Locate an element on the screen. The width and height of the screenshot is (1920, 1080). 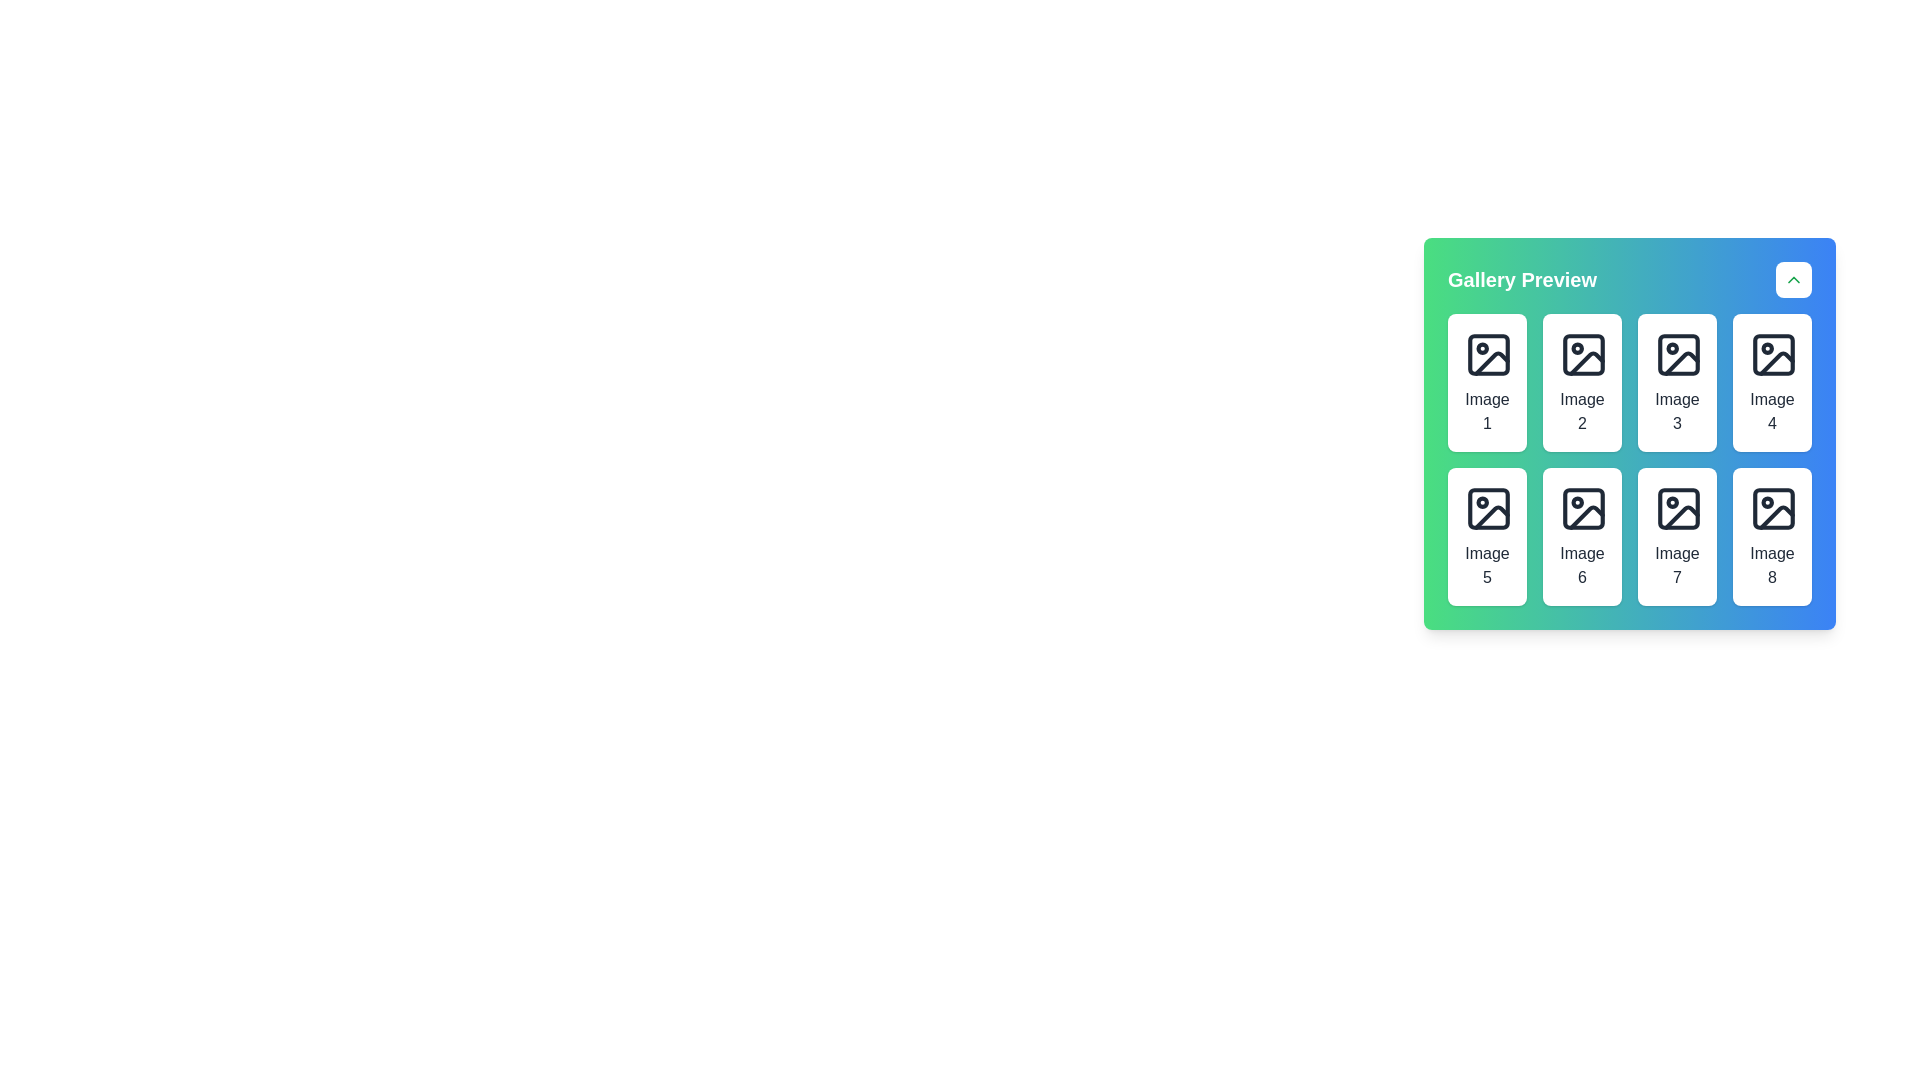
the representation of the graphical icon labeled 'Image 8', which is the bottom-most and right-most icon in the 'Gallery Preview' grid is located at coordinates (1774, 508).